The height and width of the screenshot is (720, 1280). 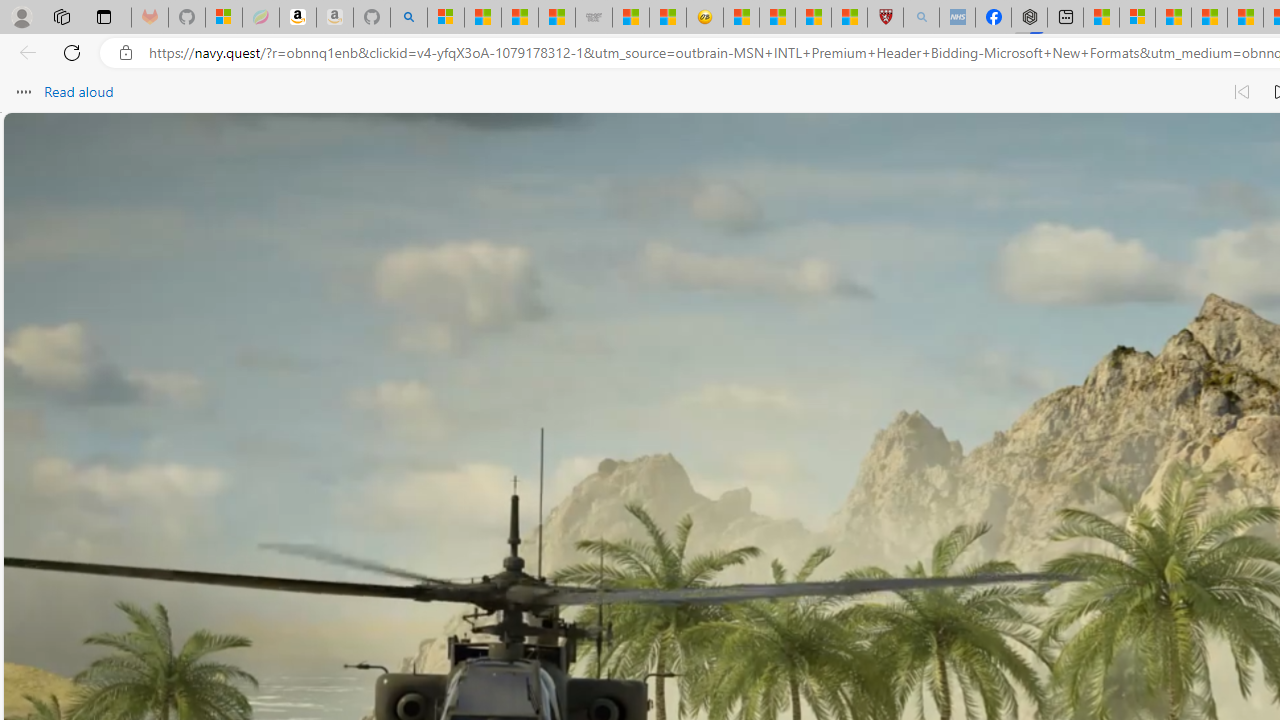 What do you see at coordinates (1240, 92) in the screenshot?
I see `'Read previous paragraph'` at bounding box center [1240, 92].